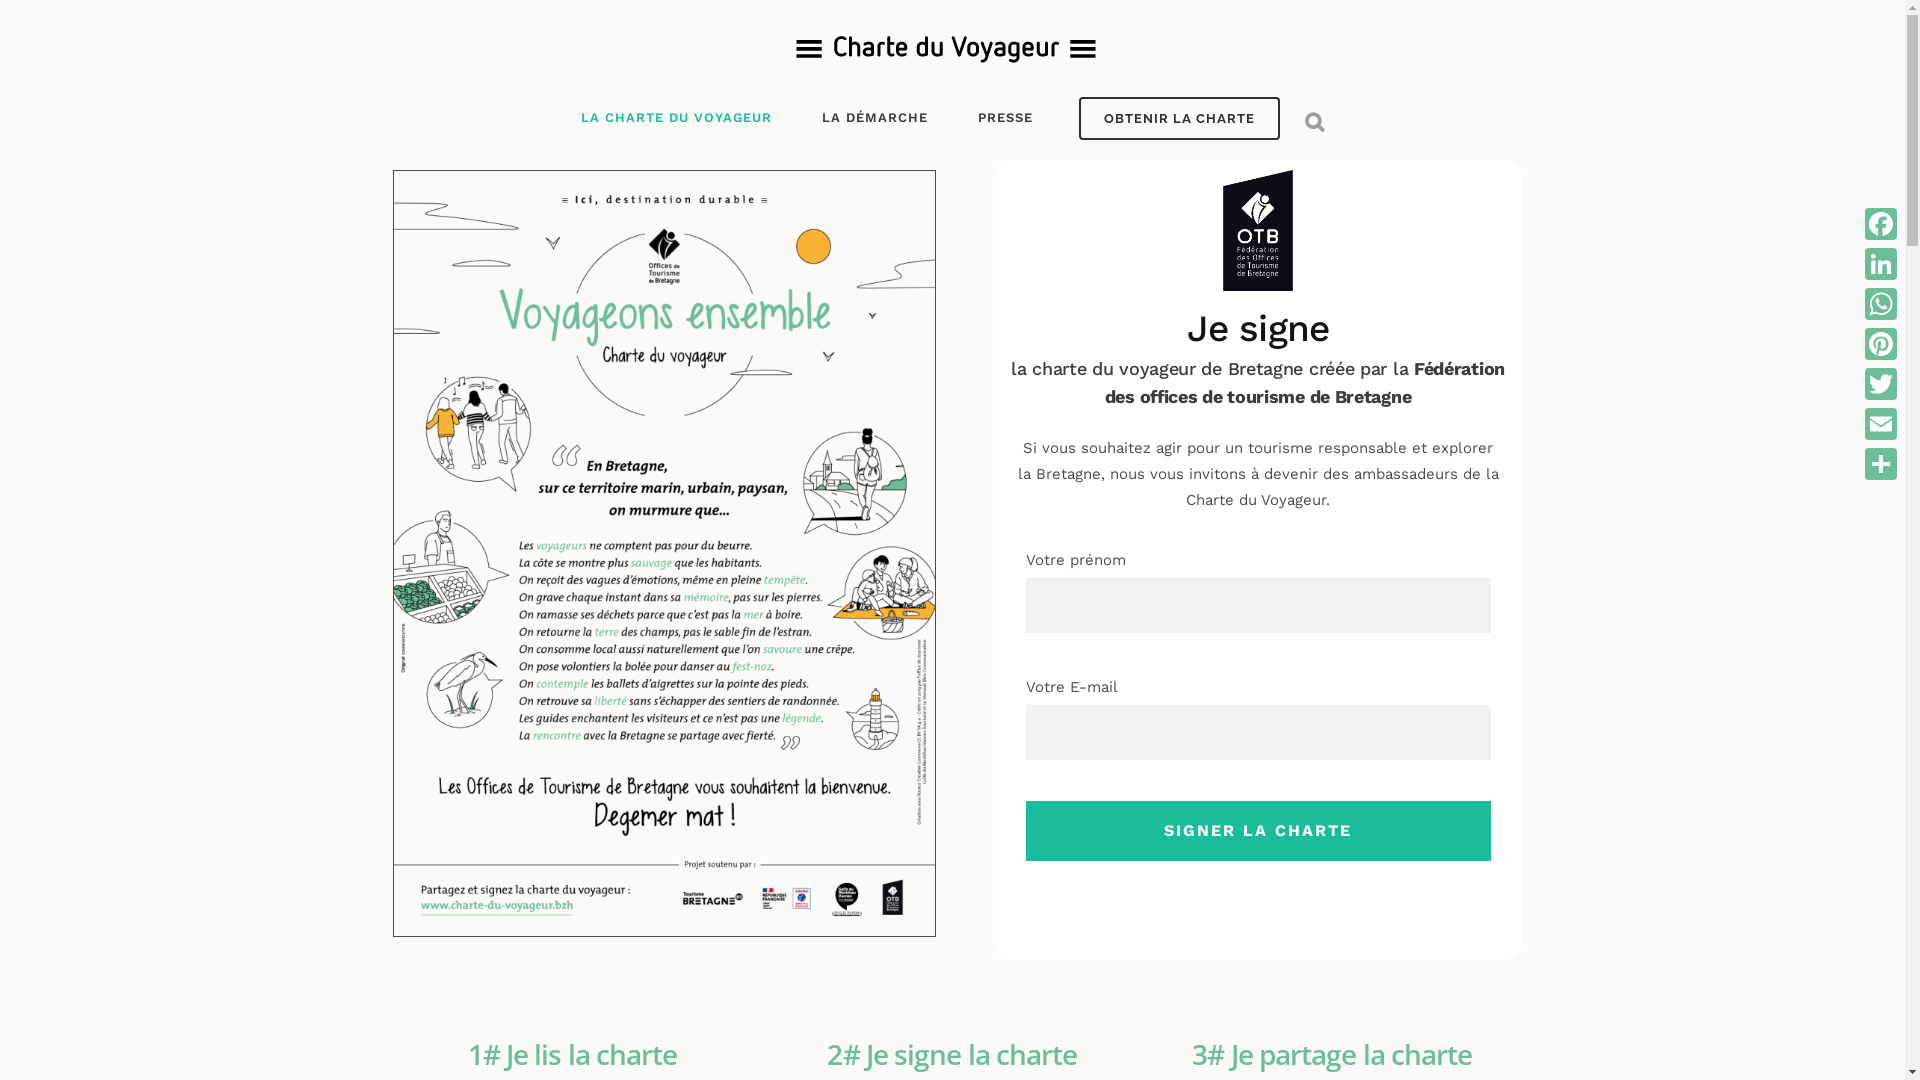 The image size is (1920, 1080). I want to click on 'OBTENIR LA CHARTE', so click(1178, 117).